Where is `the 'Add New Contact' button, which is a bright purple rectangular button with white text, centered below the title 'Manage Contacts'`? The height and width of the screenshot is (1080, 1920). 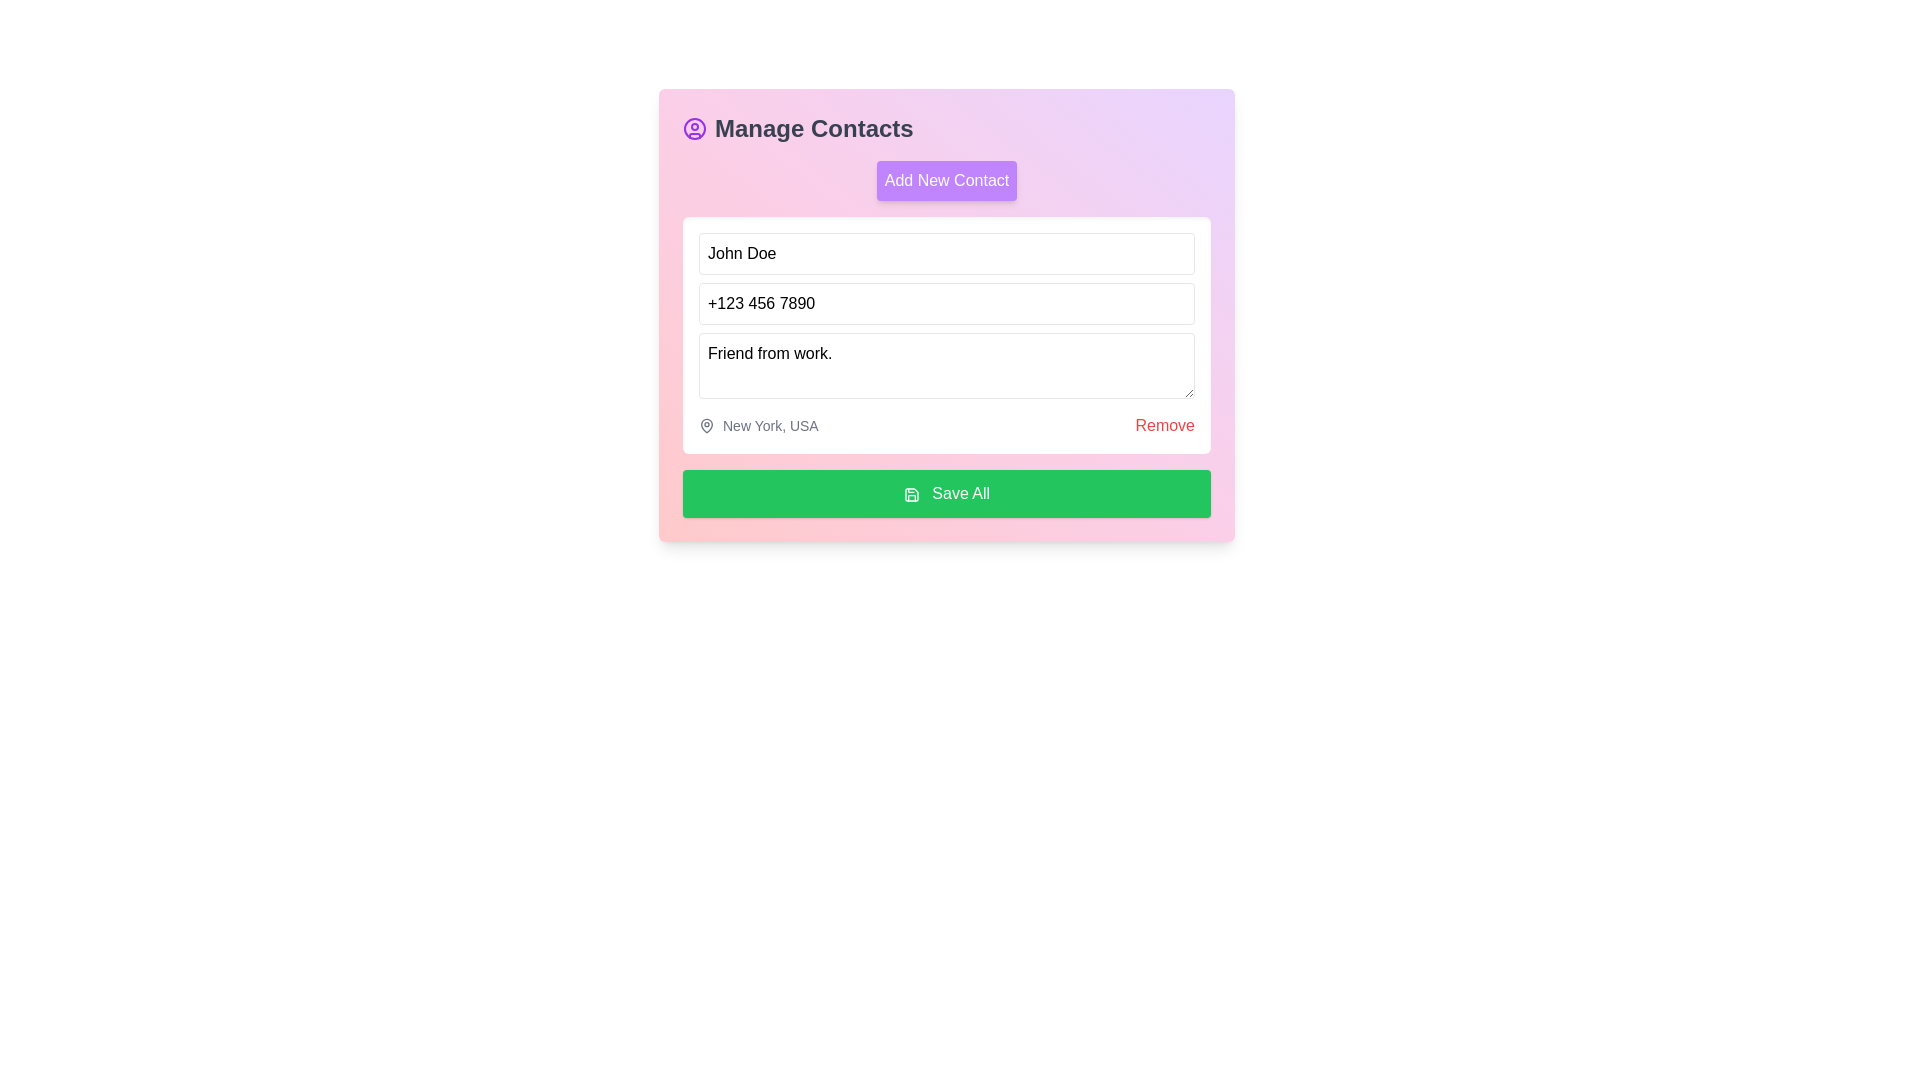
the 'Add New Contact' button, which is a bright purple rectangular button with white text, centered below the title 'Manage Contacts' is located at coordinates (945, 181).